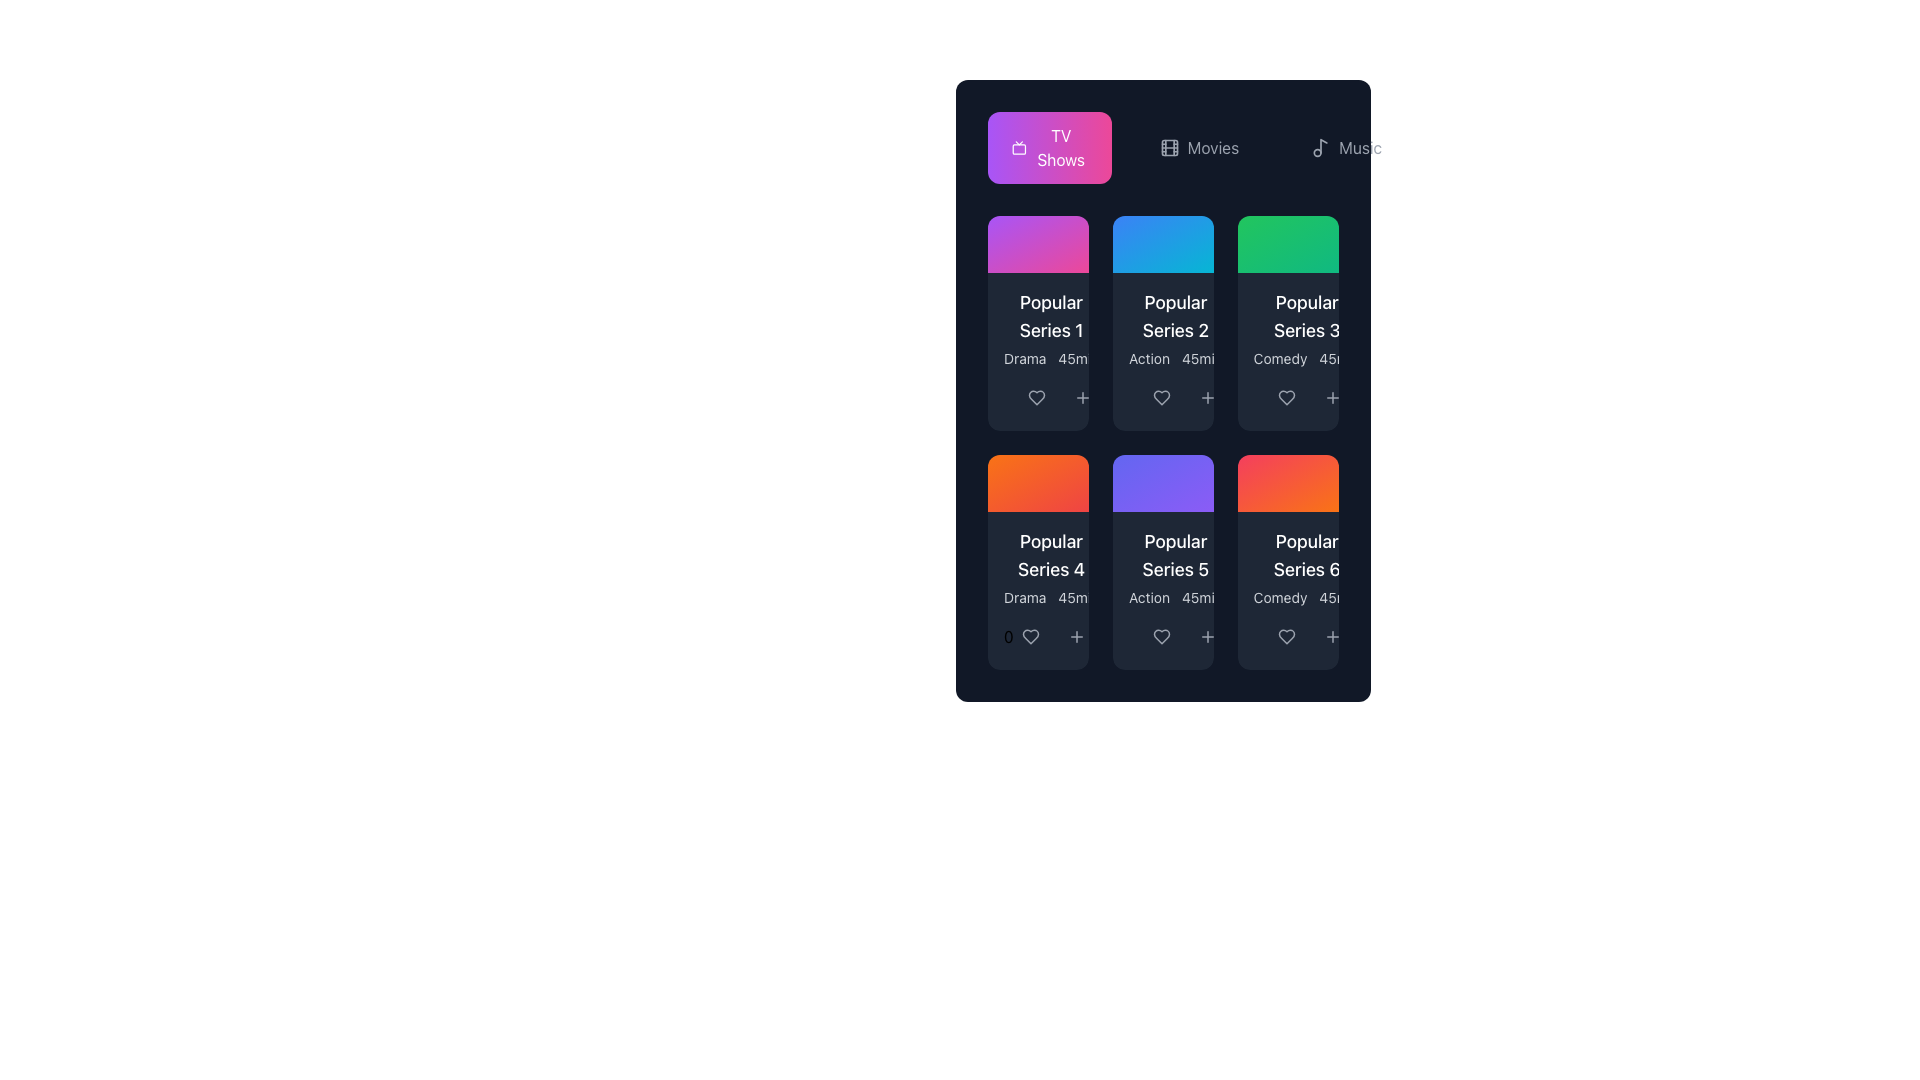 This screenshot has height=1080, width=1920. What do you see at coordinates (1163, 350) in the screenshot?
I see `the plus icon within the 'Popular Series 2' card, which features a dark gray background and includes the text 'Popular Series 2' and interactive icons for adding to the list` at bounding box center [1163, 350].